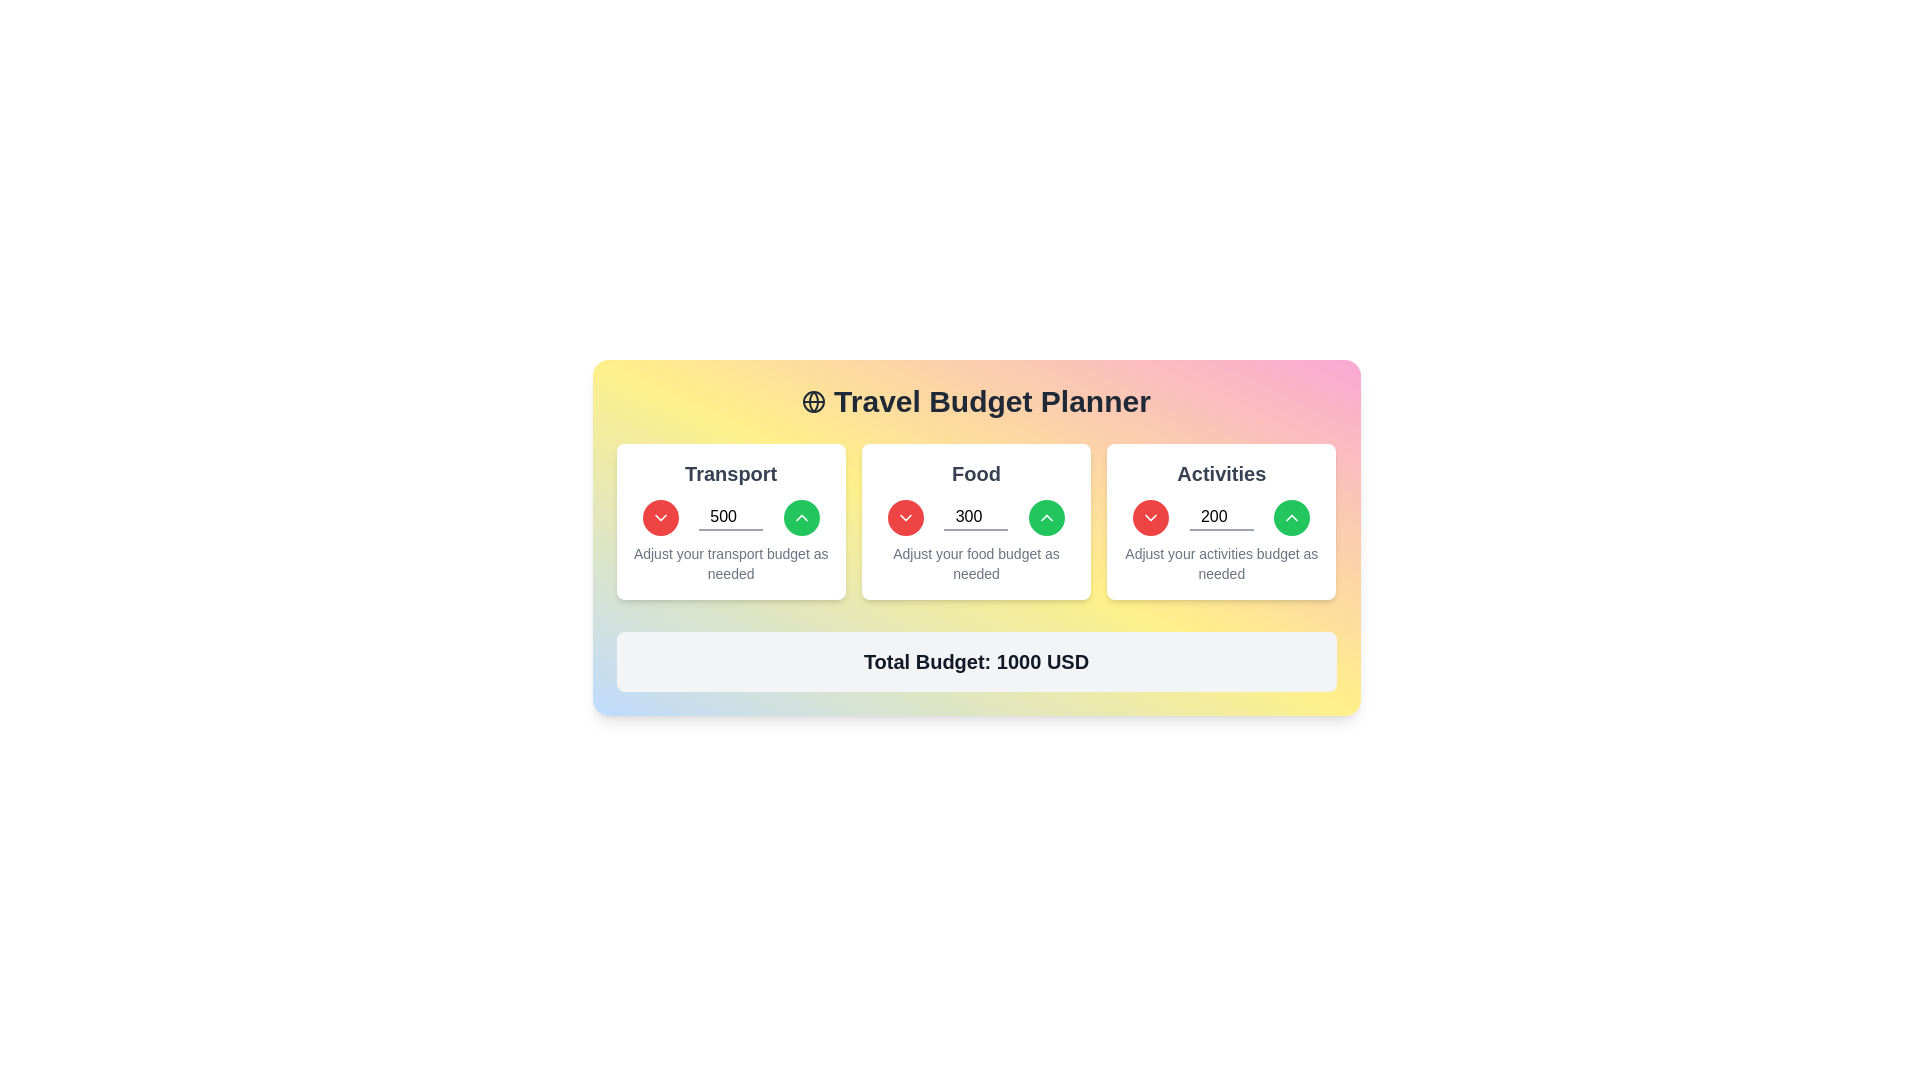  I want to click on the decrement button on the transport budget module, which is the first card in a horizontally aligned grid of budget categories, so click(730, 520).